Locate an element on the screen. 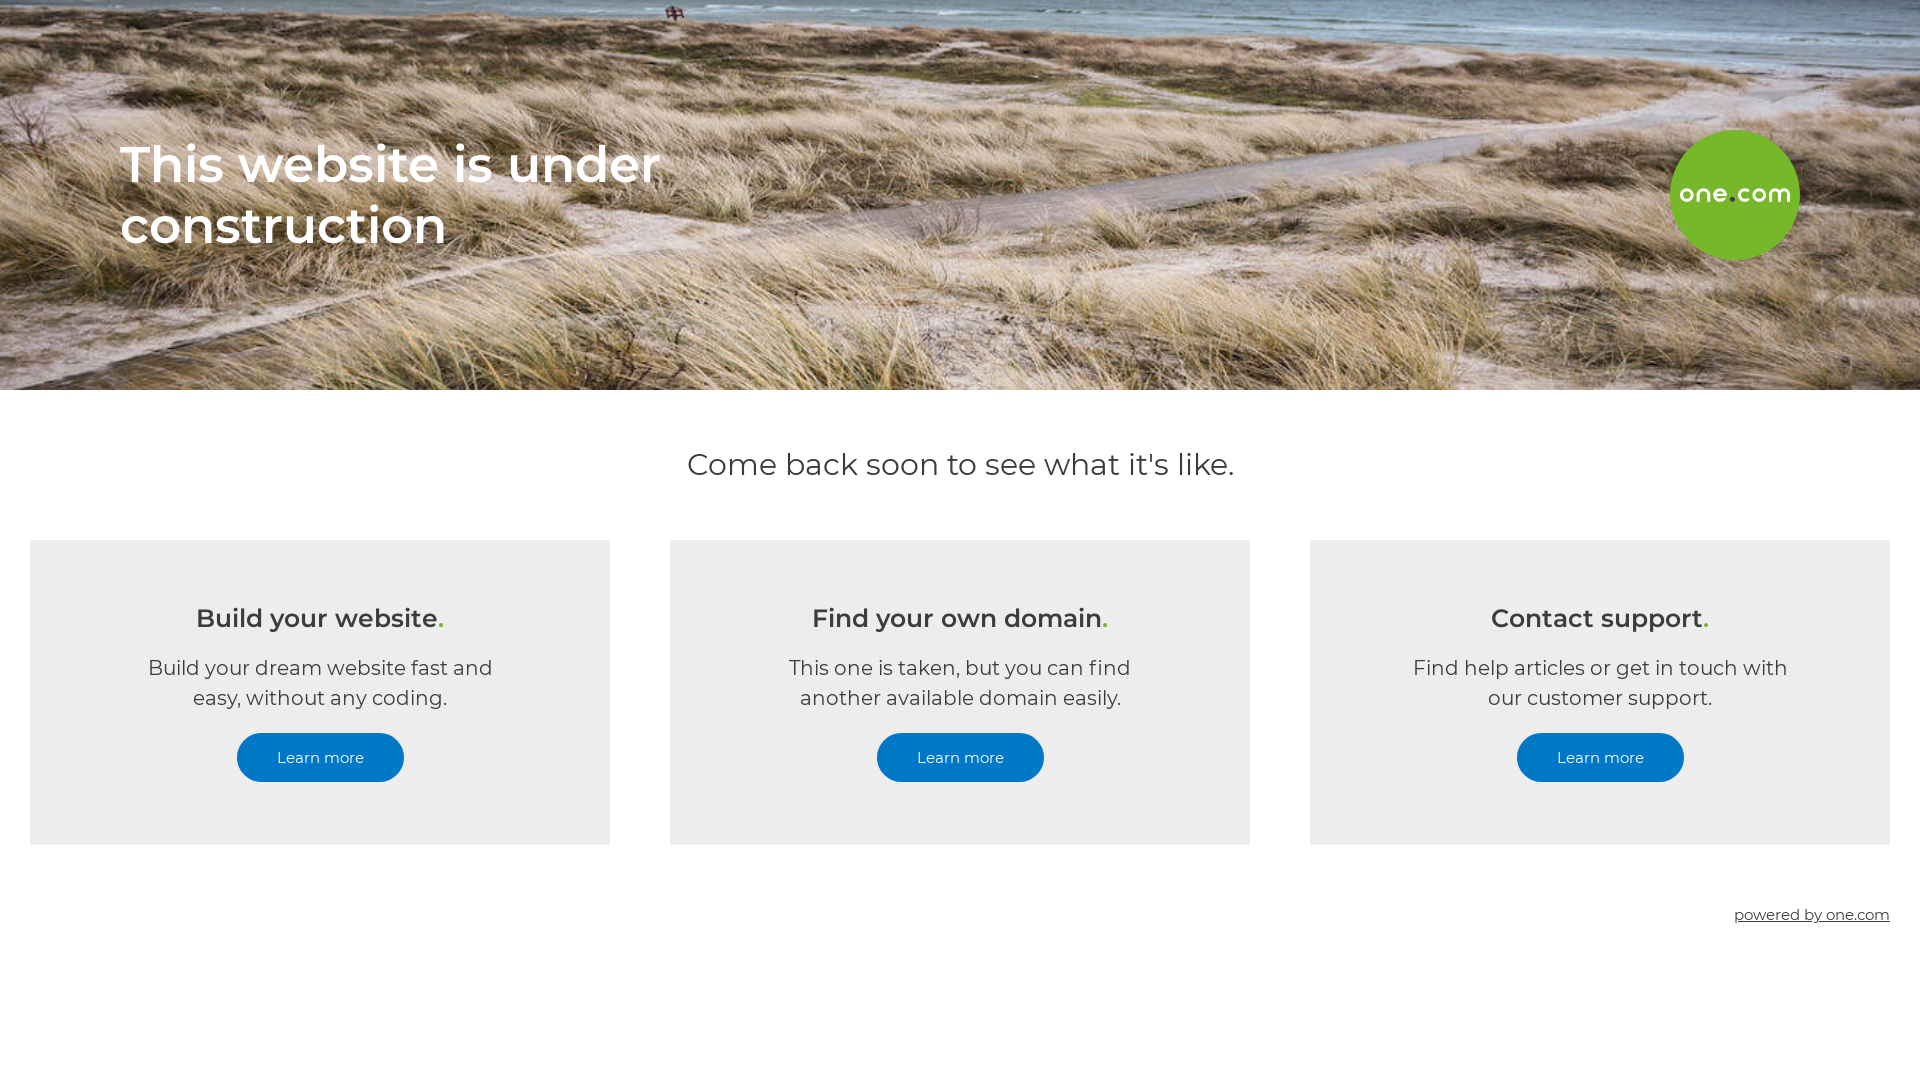 This screenshot has width=1920, height=1080. 'Learn more' is located at coordinates (1598, 757).